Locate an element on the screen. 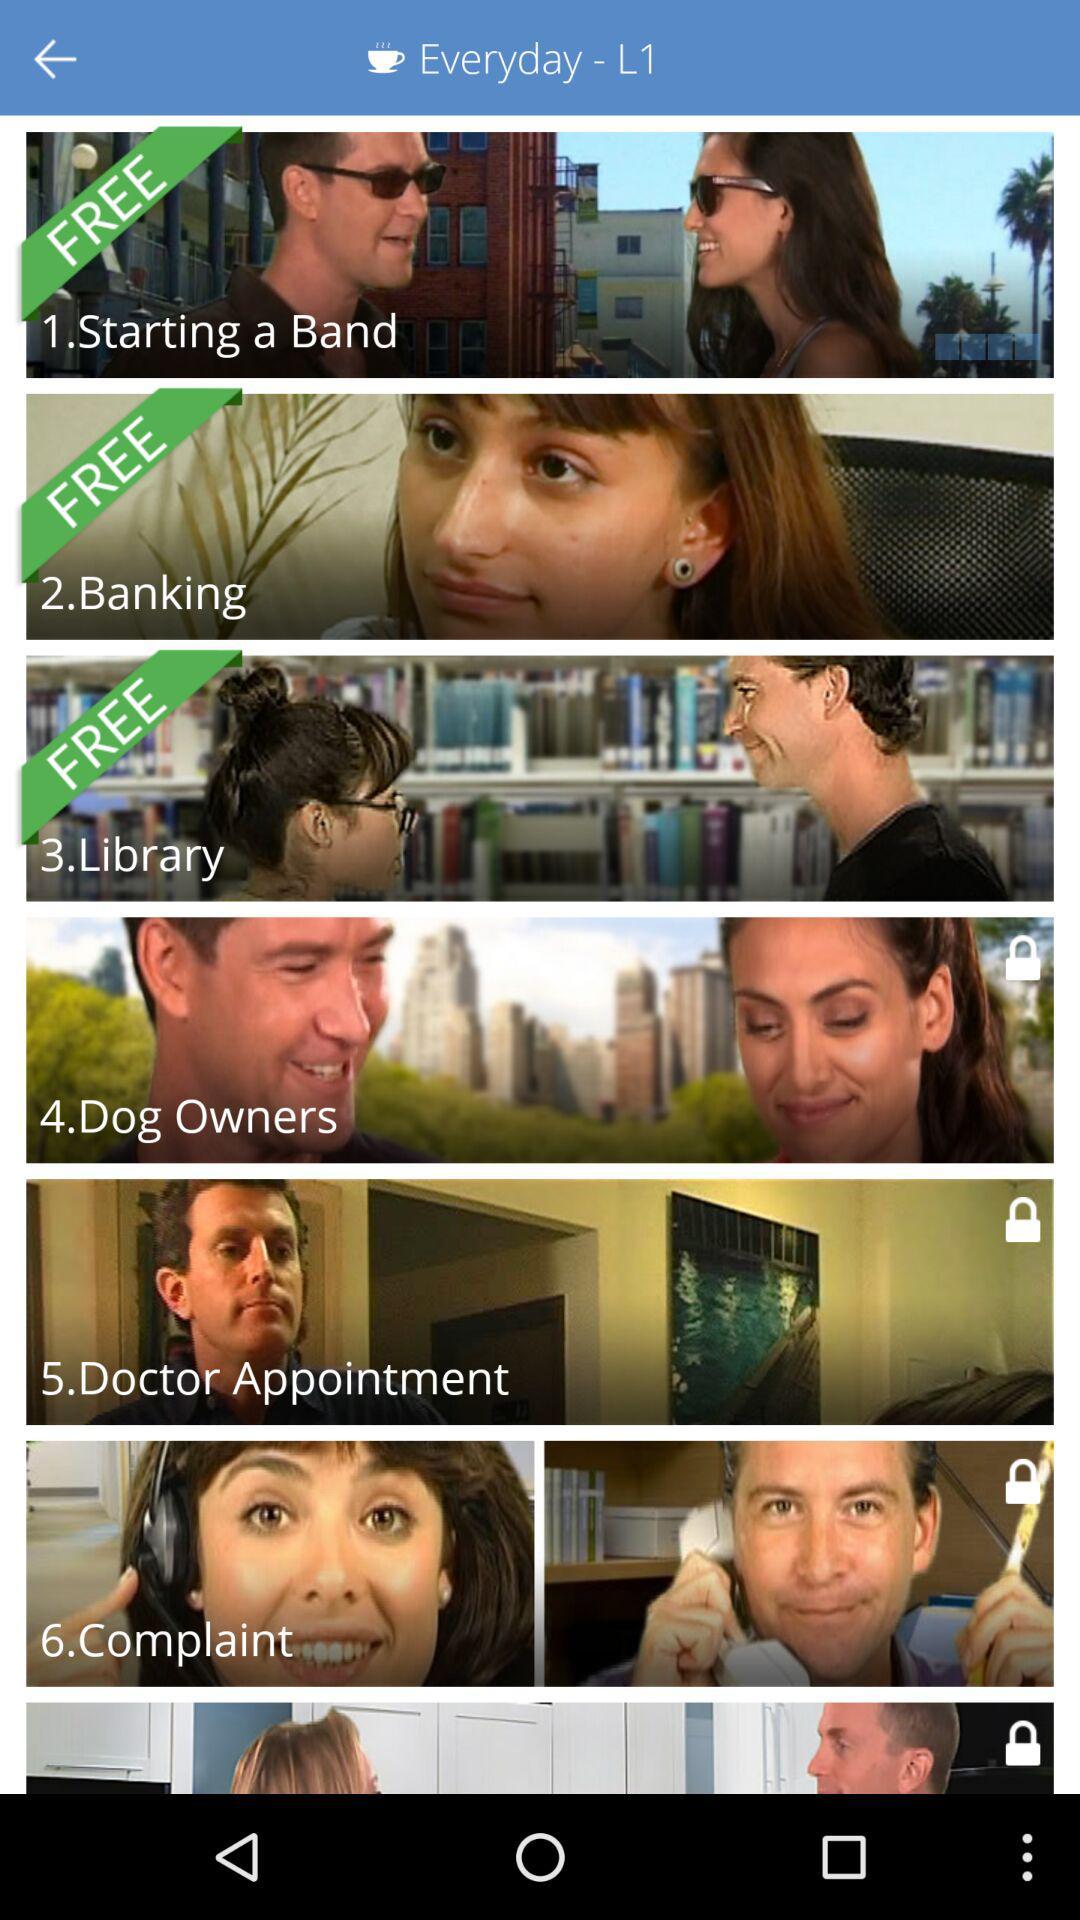 This screenshot has height=1920, width=1080. 3.library icon is located at coordinates (131, 853).